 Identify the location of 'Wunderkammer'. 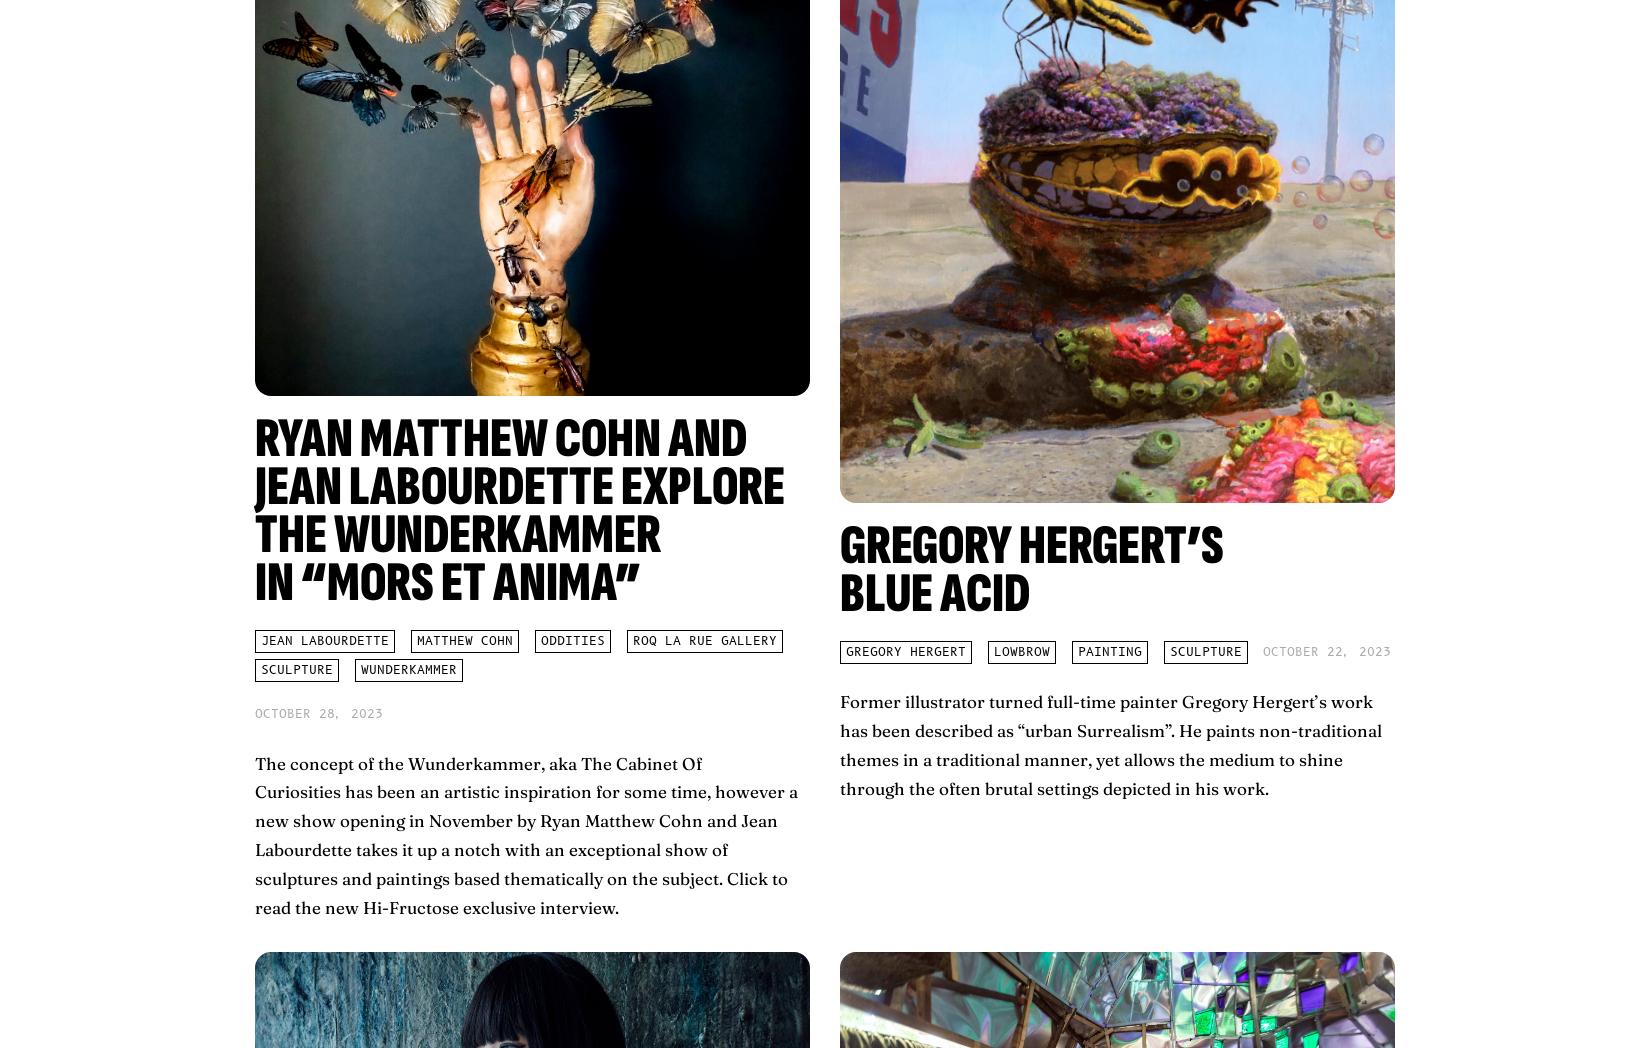
(409, 670).